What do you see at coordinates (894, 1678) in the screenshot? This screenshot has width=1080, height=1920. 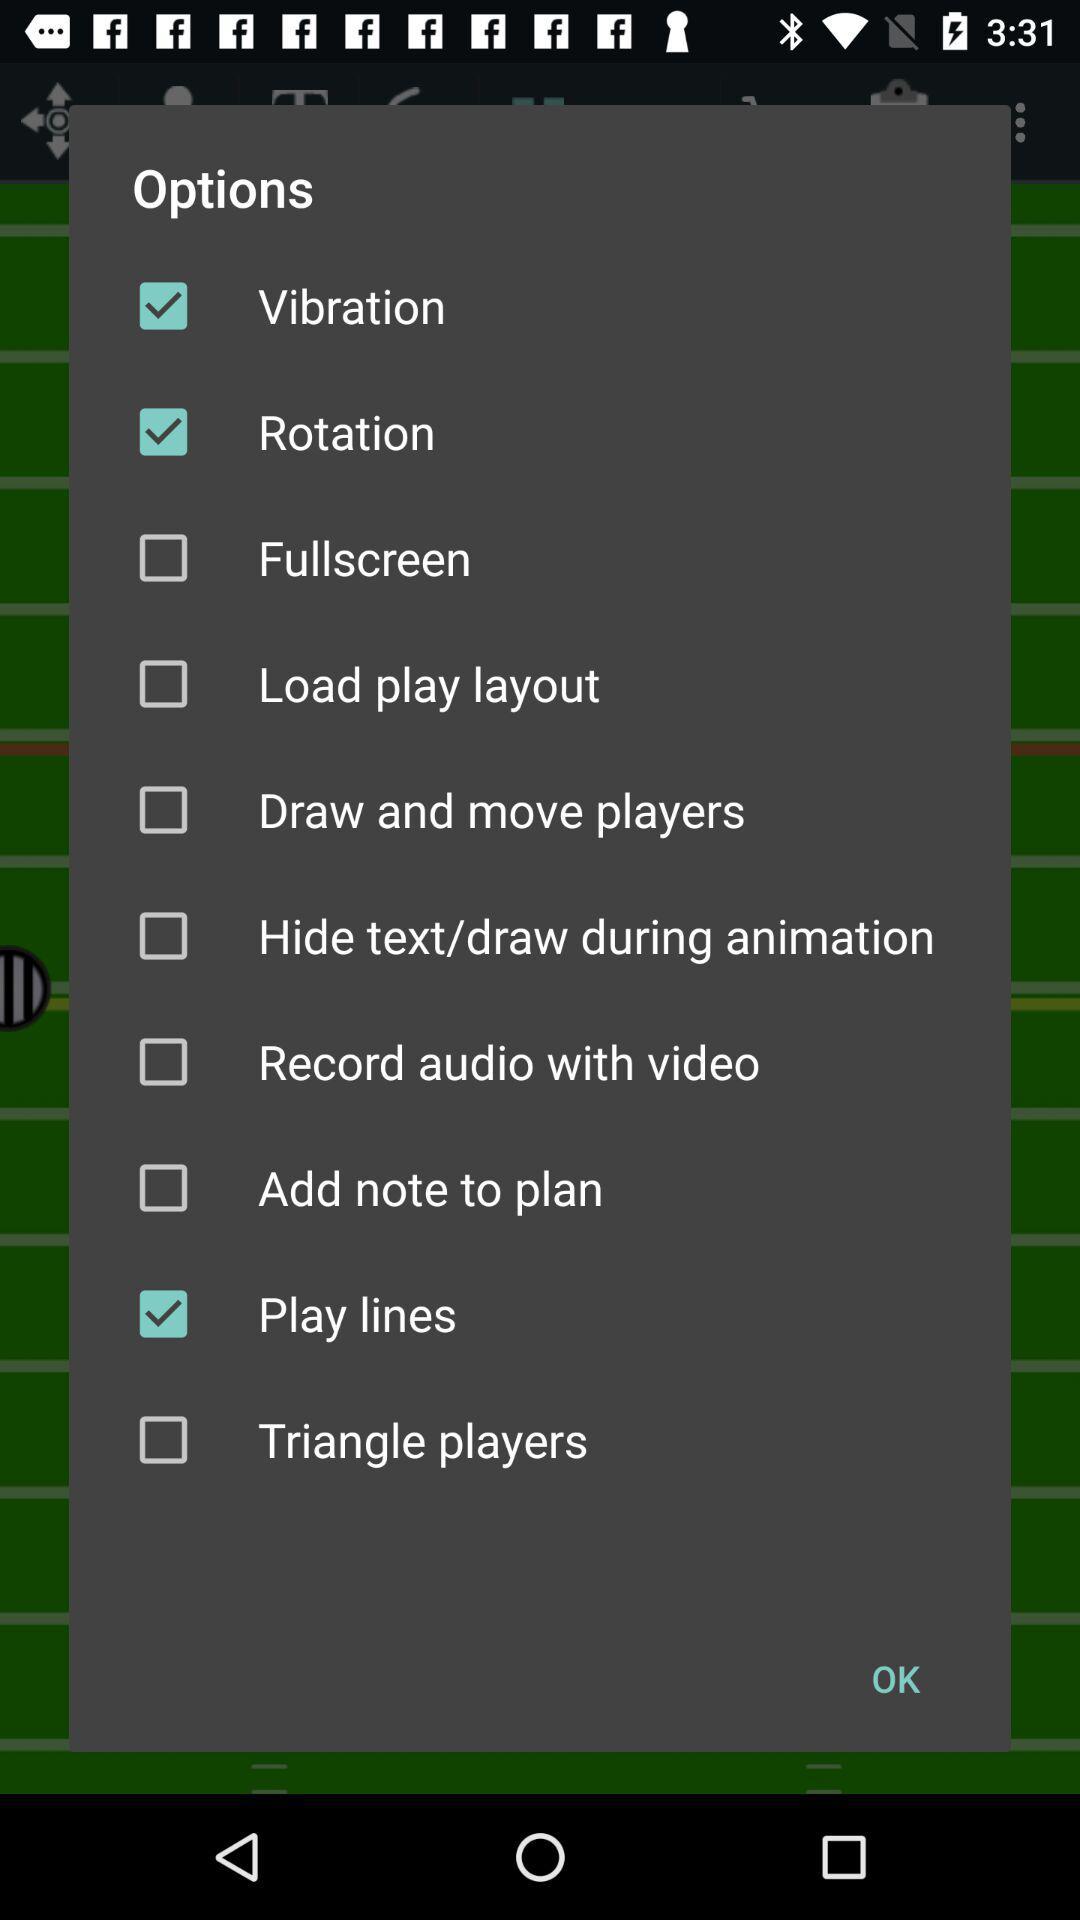 I see `icon at the bottom right corner` at bounding box center [894, 1678].